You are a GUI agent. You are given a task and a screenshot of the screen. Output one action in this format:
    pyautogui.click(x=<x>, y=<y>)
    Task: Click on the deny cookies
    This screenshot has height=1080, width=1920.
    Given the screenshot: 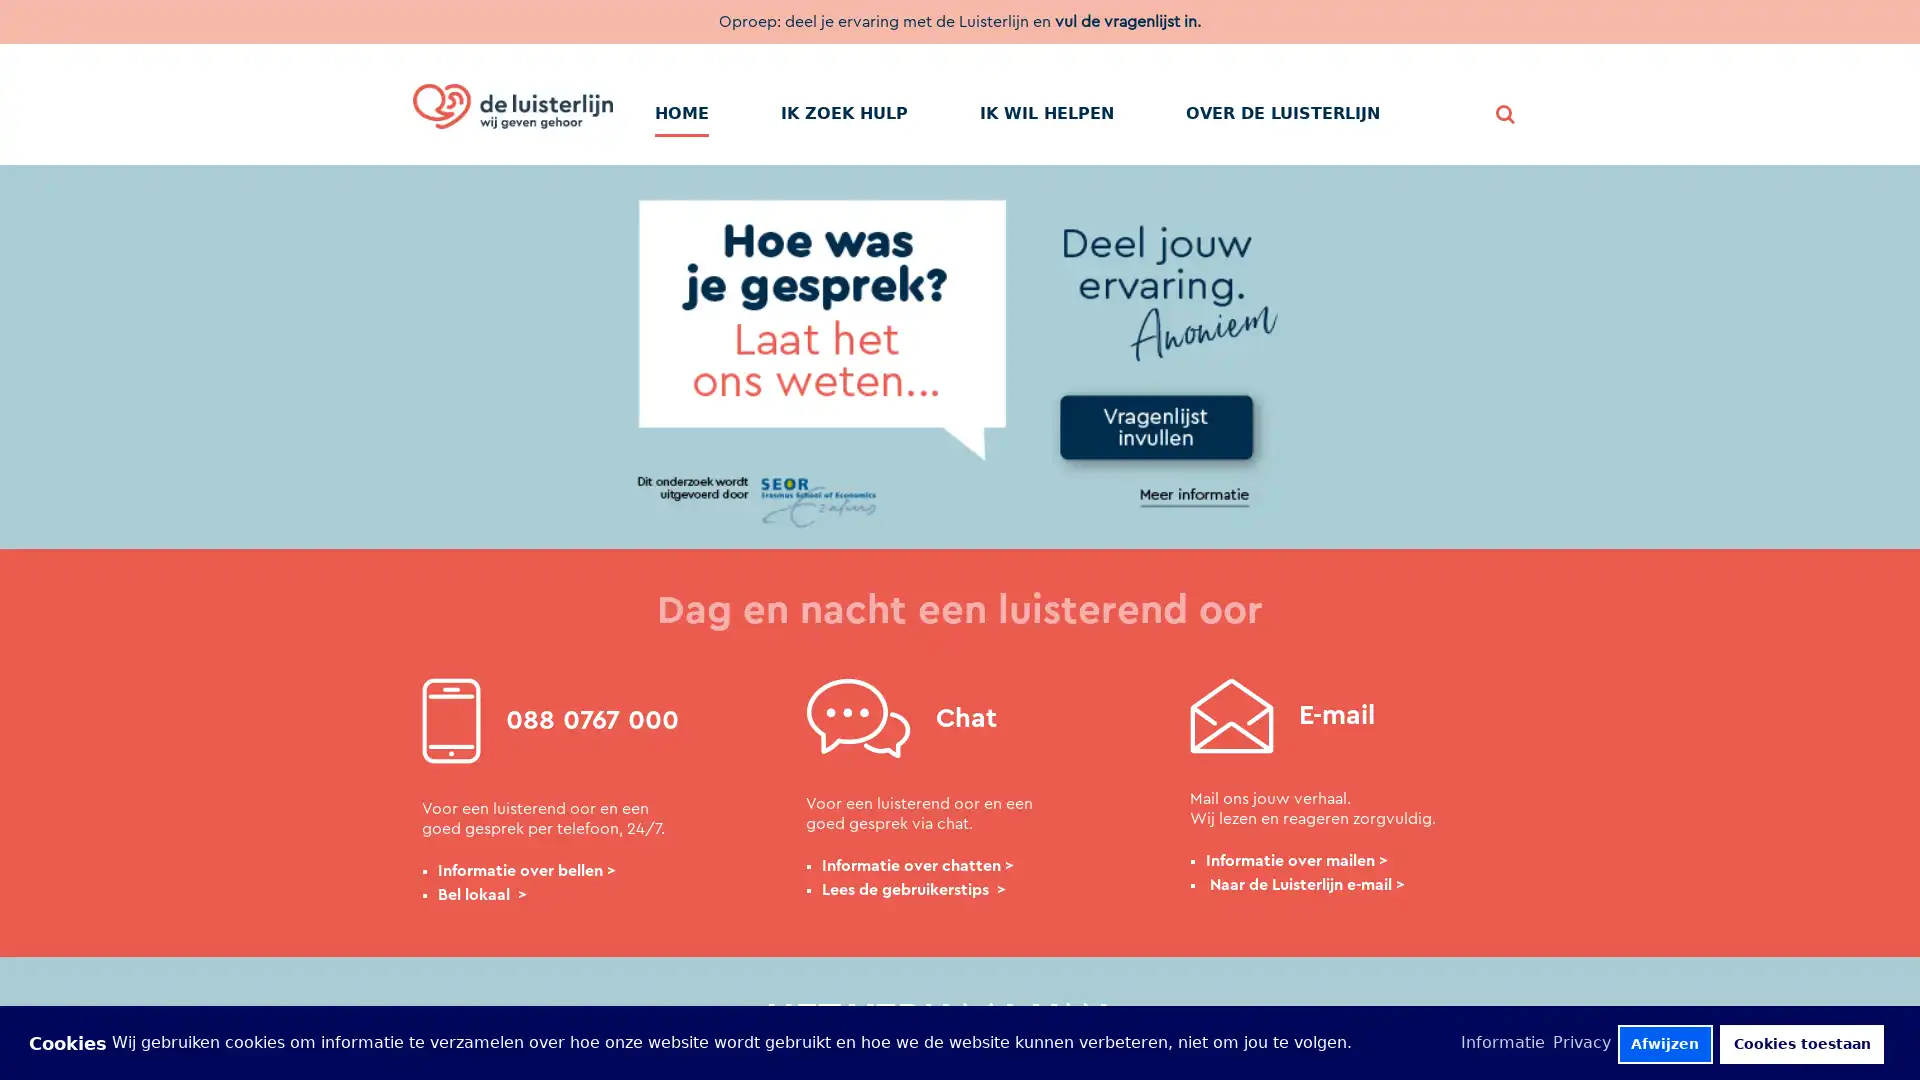 What is the action you would take?
    pyautogui.click(x=1664, y=1043)
    